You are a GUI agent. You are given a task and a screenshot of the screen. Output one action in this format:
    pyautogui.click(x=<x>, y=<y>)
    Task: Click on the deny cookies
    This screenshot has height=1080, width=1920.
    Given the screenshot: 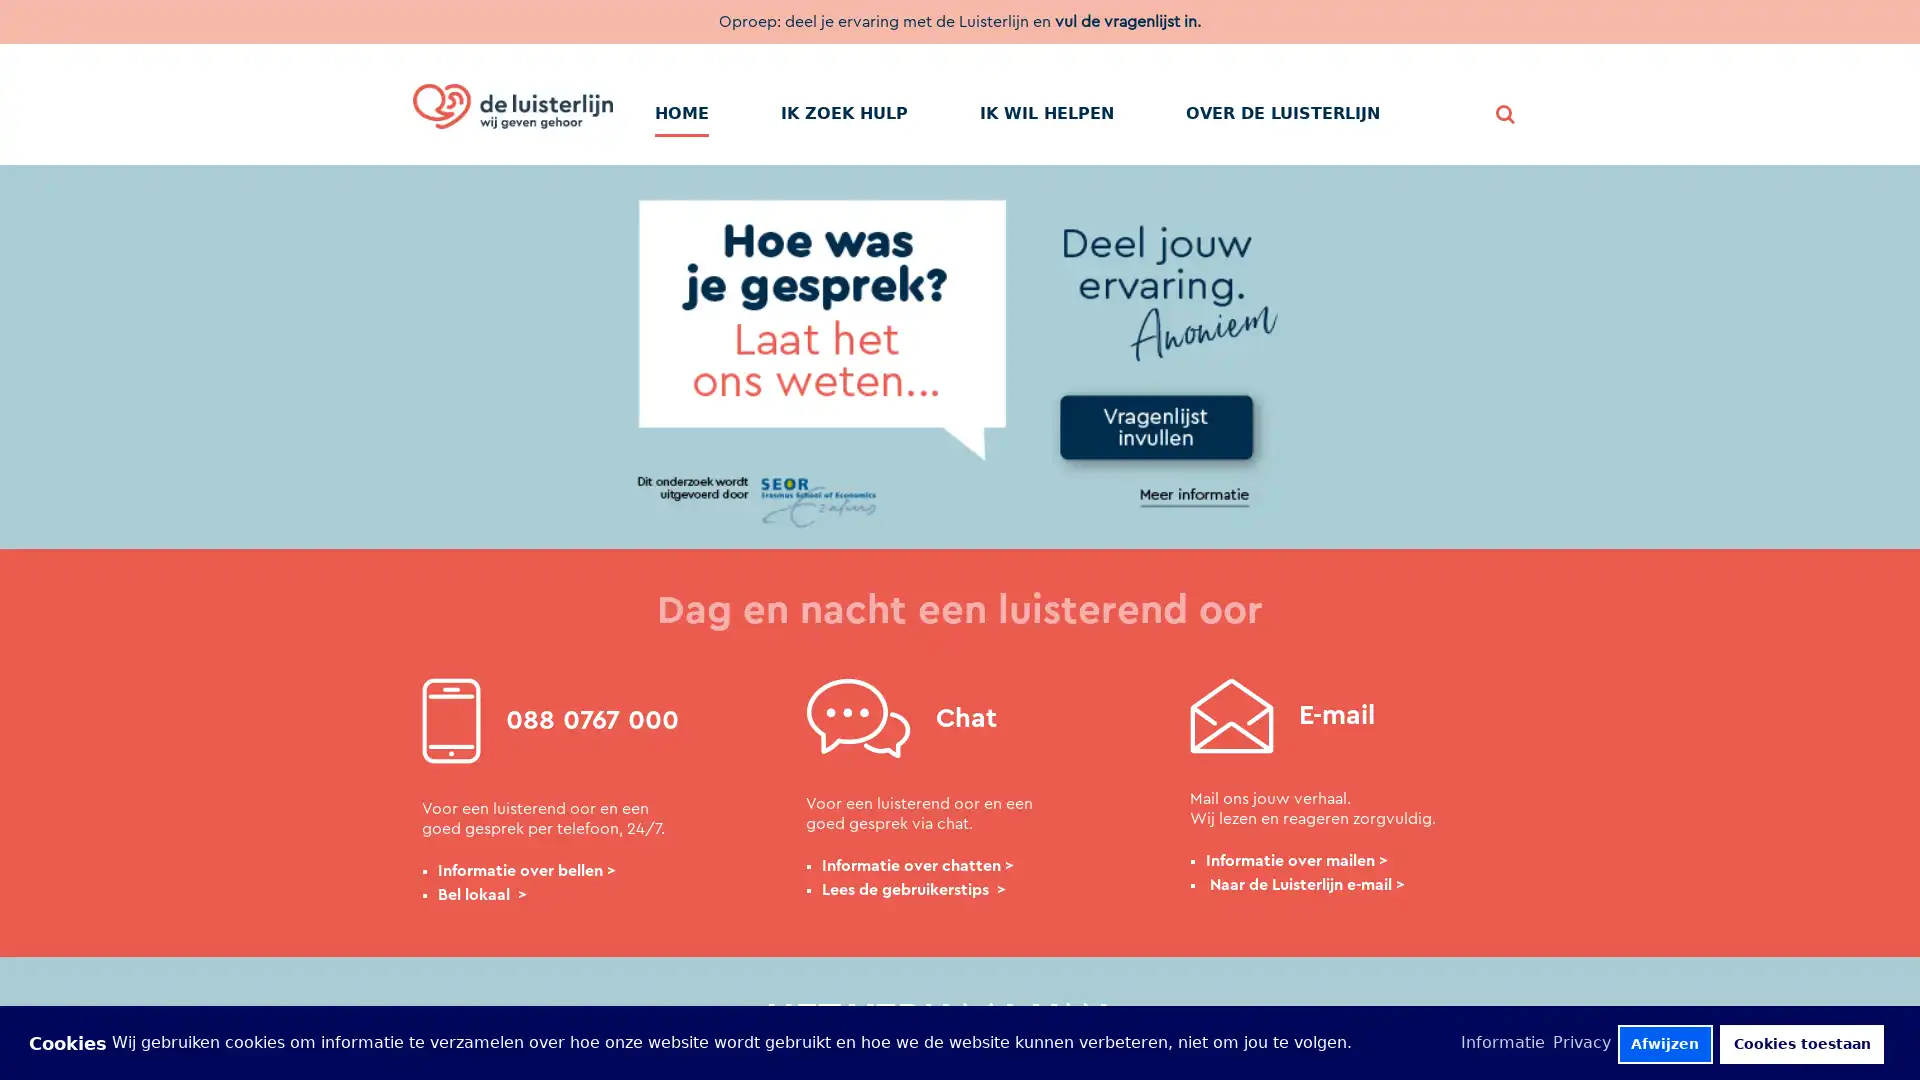 What is the action you would take?
    pyautogui.click(x=1664, y=1043)
    